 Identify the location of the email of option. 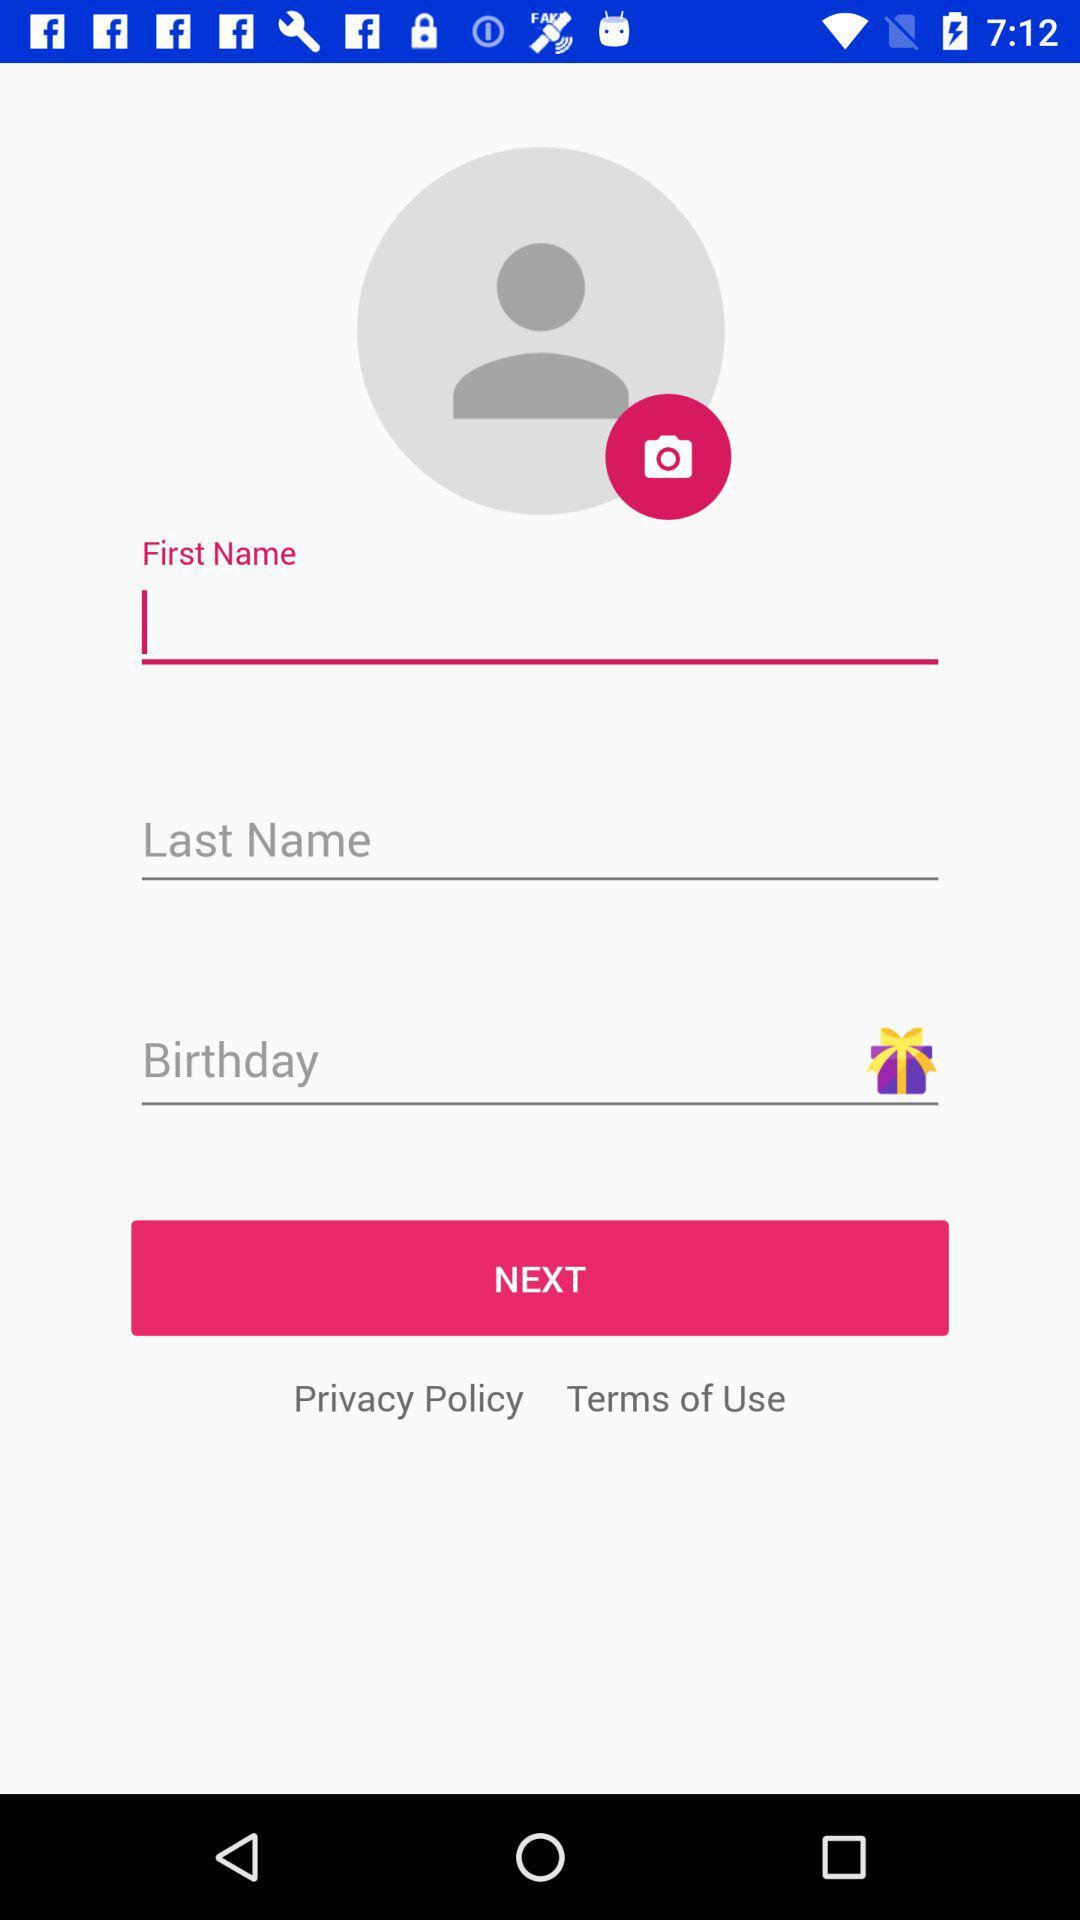
(540, 841).